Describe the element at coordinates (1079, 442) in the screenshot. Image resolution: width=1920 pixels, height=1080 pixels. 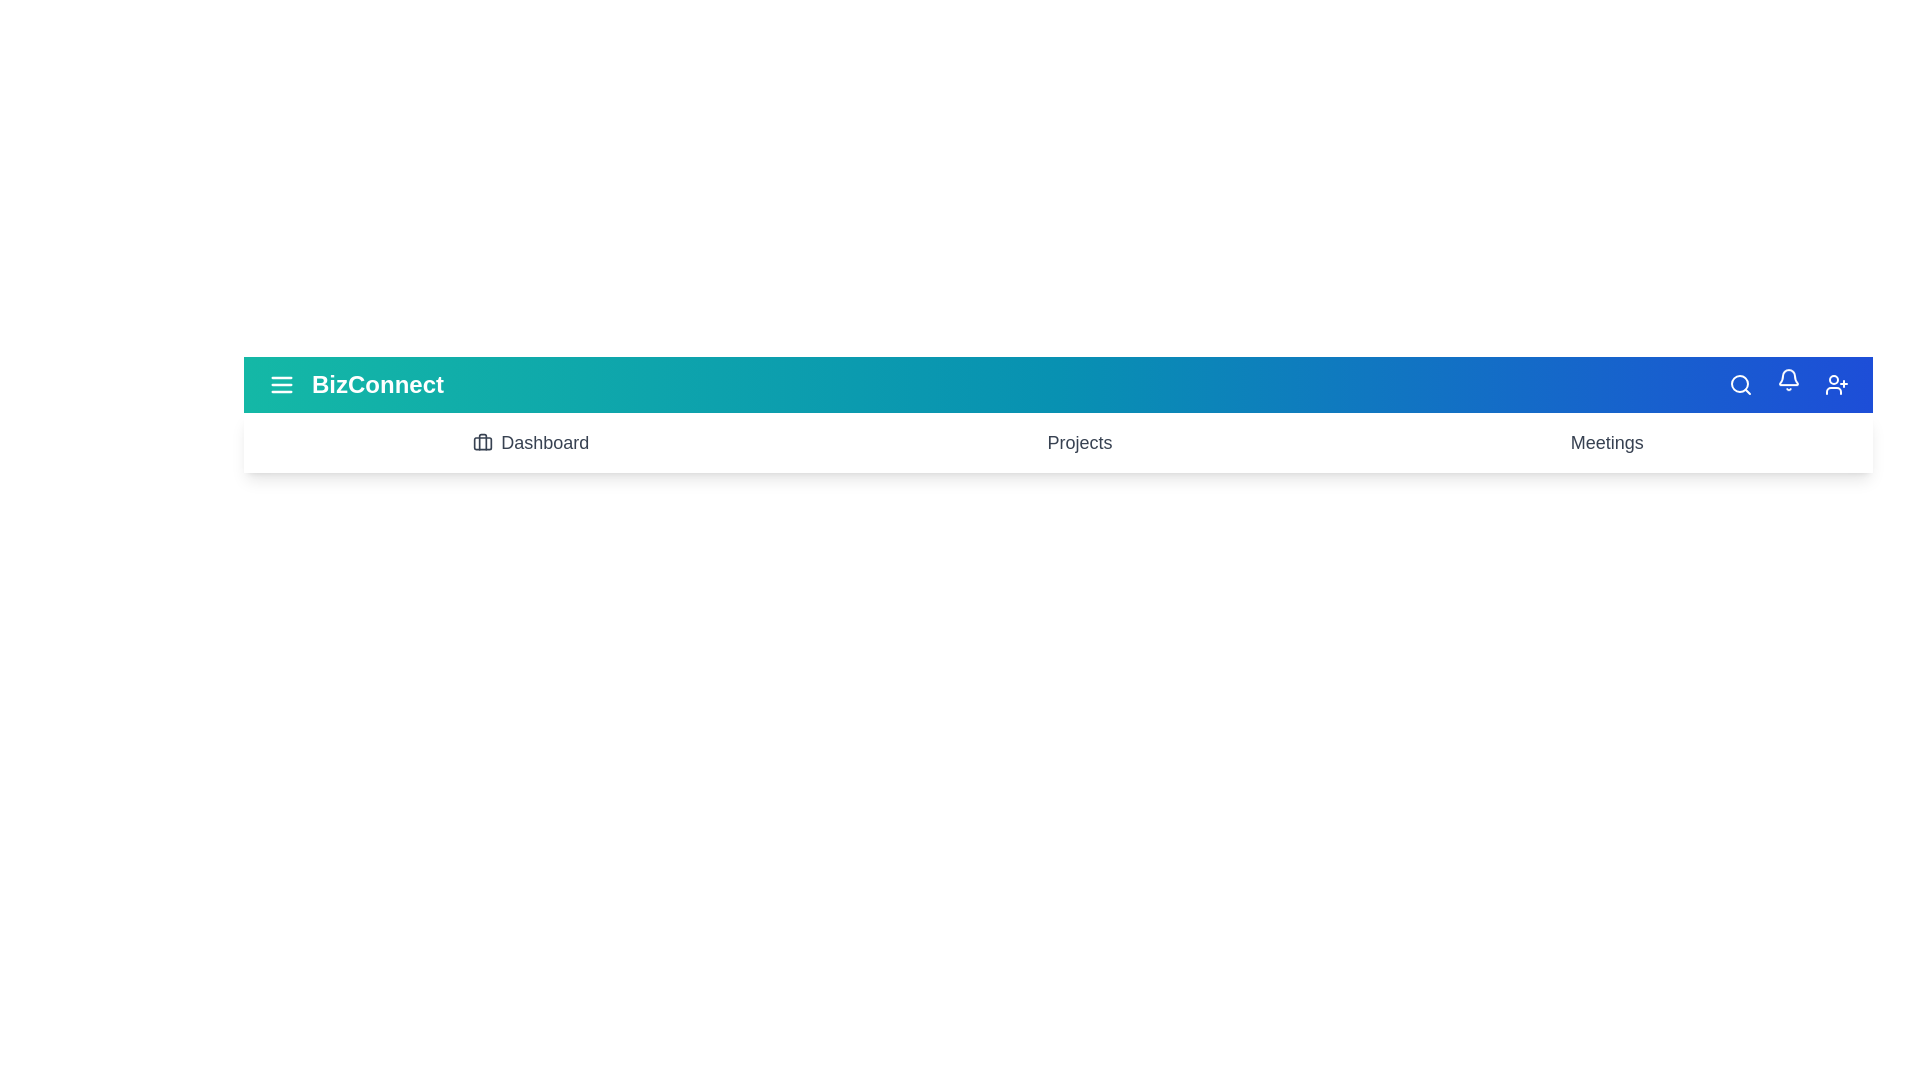
I see `the 'Projects' button to navigate to the projects section` at that location.